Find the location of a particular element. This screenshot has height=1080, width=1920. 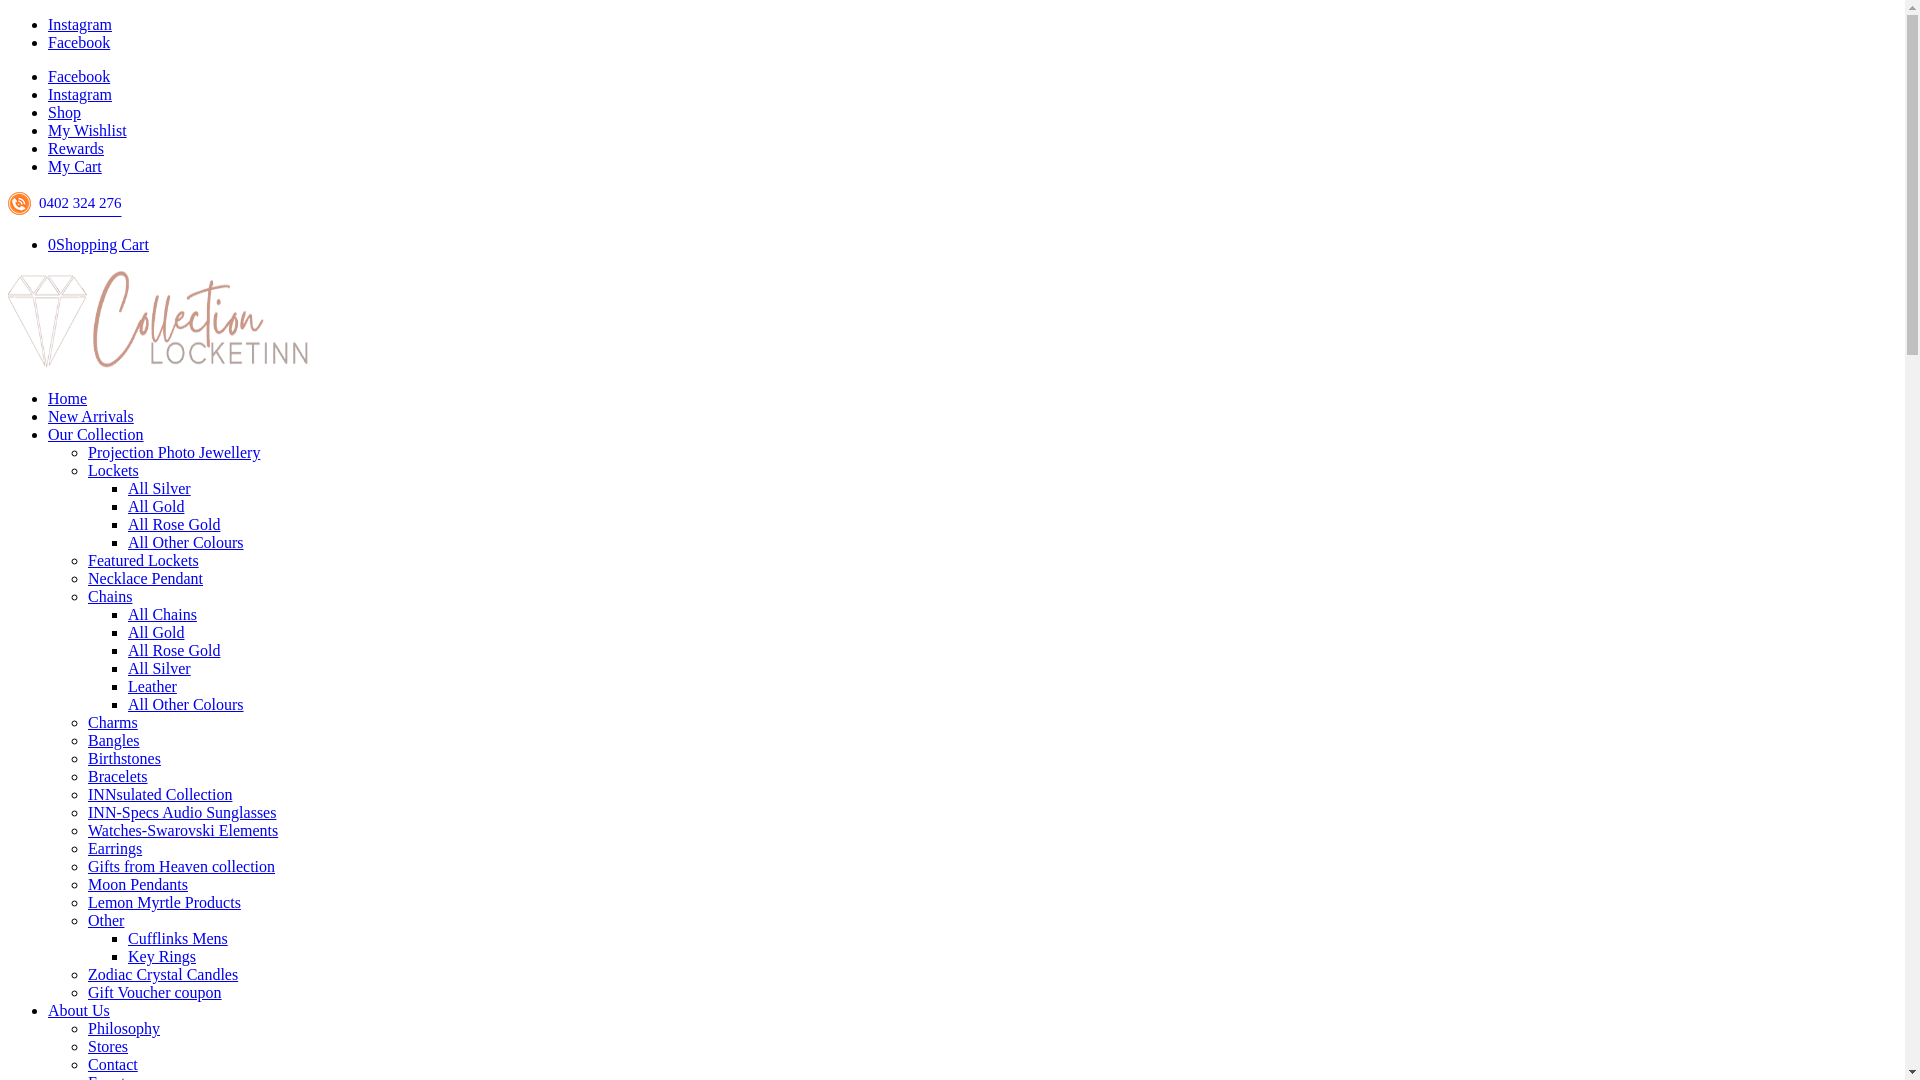

'Instagram' is located at coordinates (80, 94).